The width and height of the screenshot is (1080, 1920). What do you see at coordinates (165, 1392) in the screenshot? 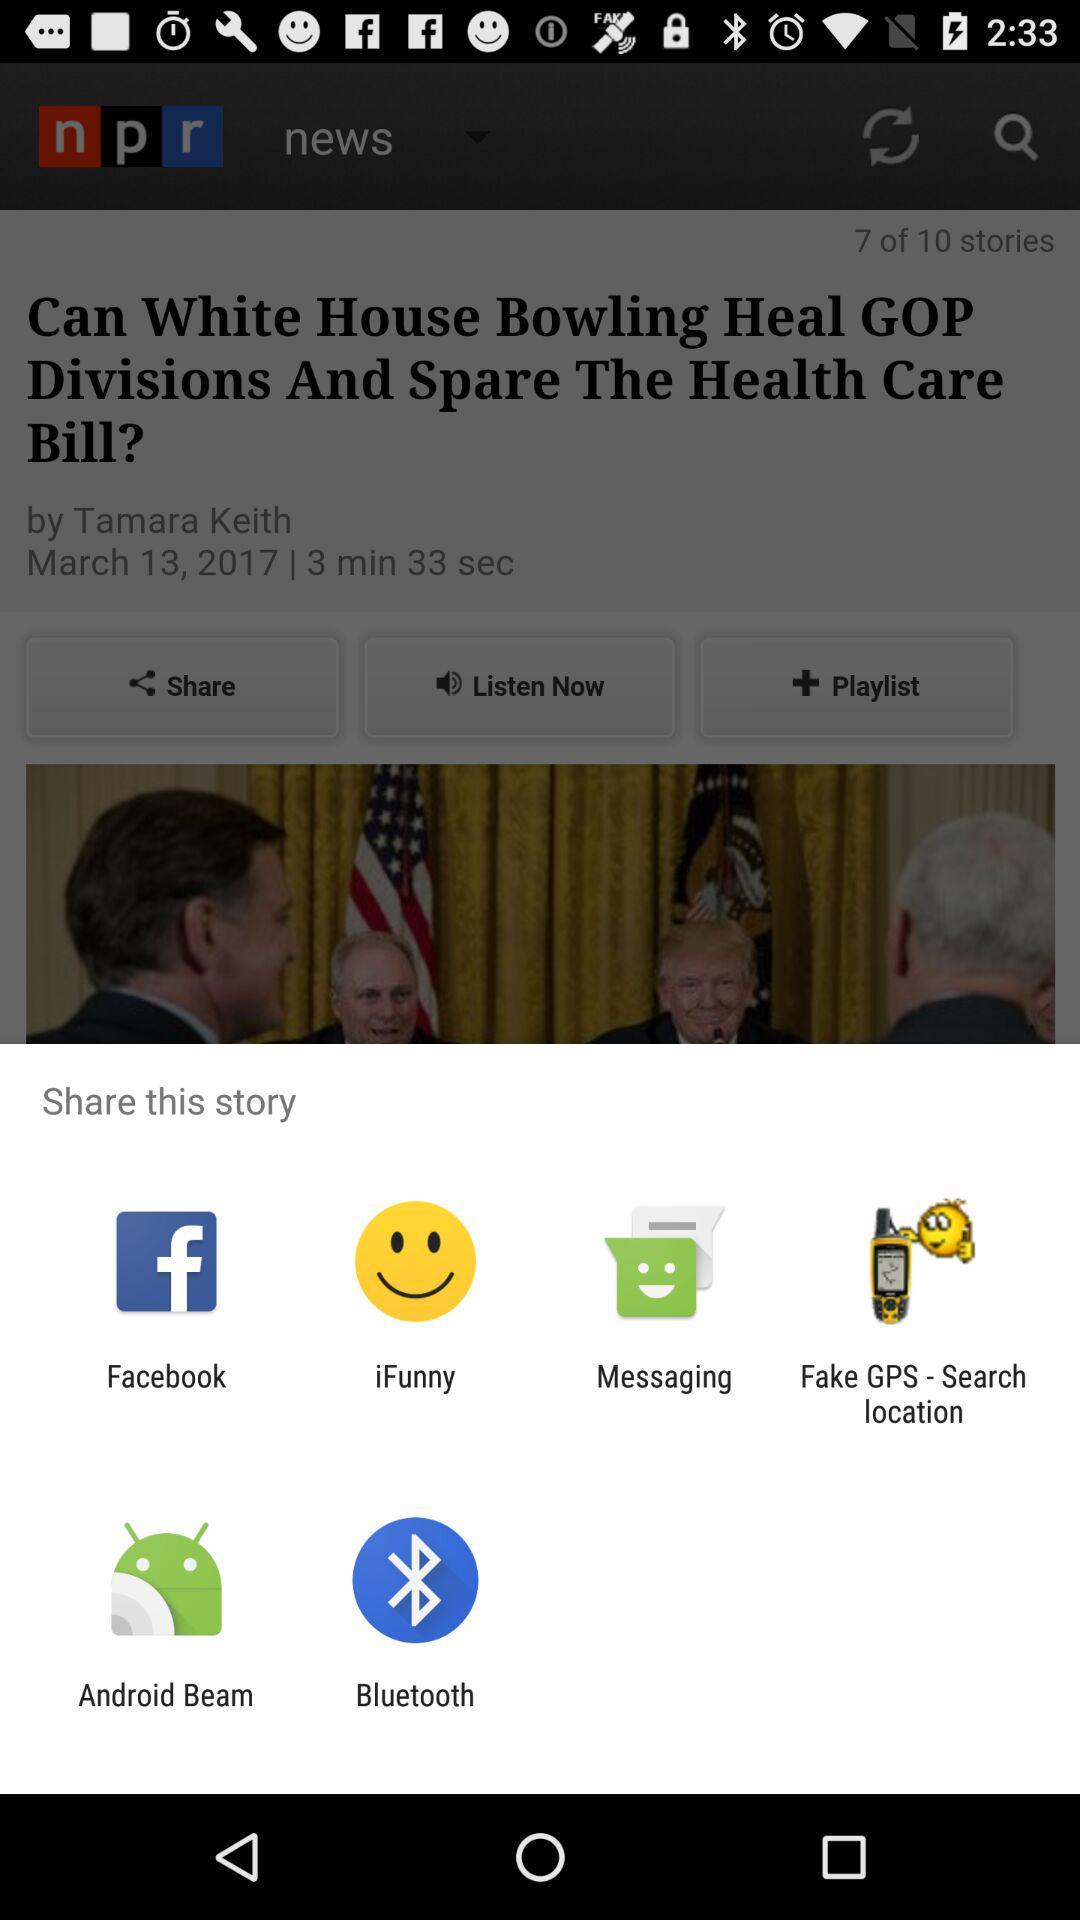
I see `facebook item` at bounding box center [165, 1392].